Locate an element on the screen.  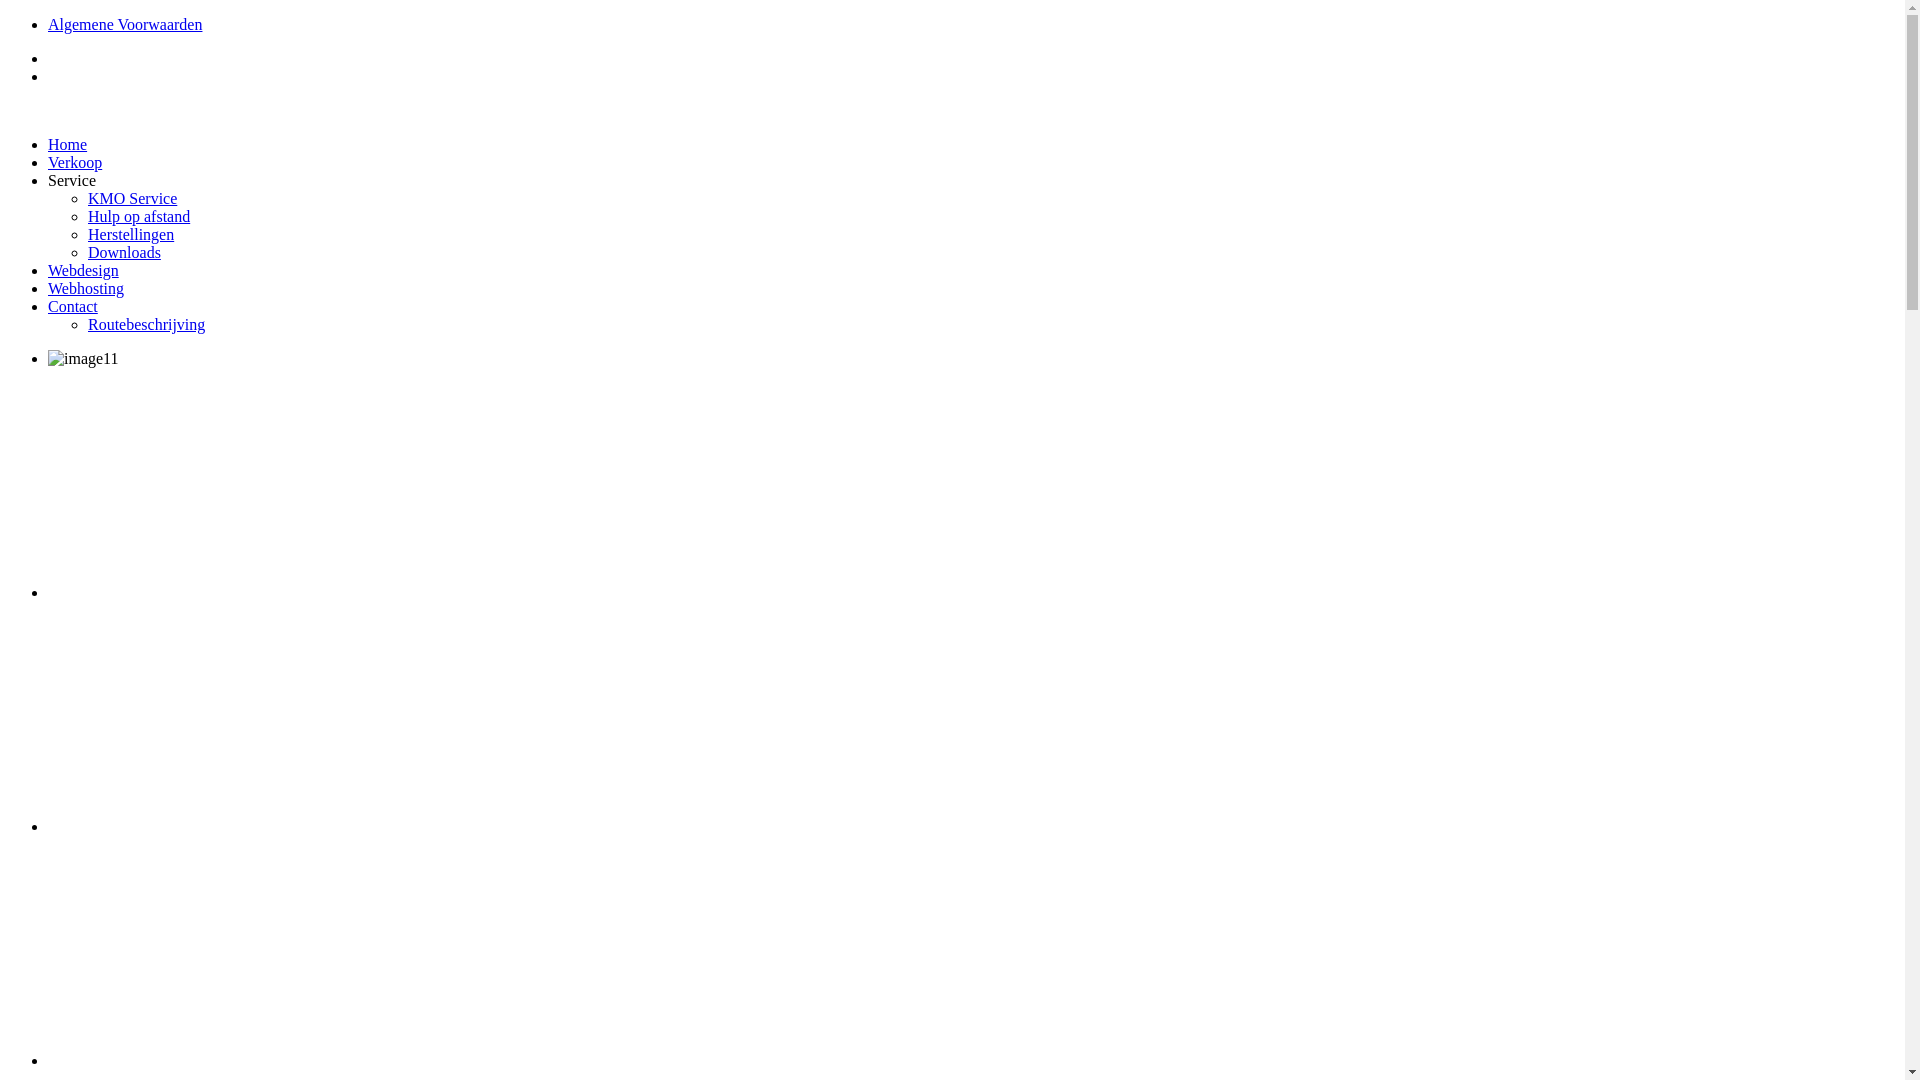
'Webdesign' is located at coordinates (82, 270).